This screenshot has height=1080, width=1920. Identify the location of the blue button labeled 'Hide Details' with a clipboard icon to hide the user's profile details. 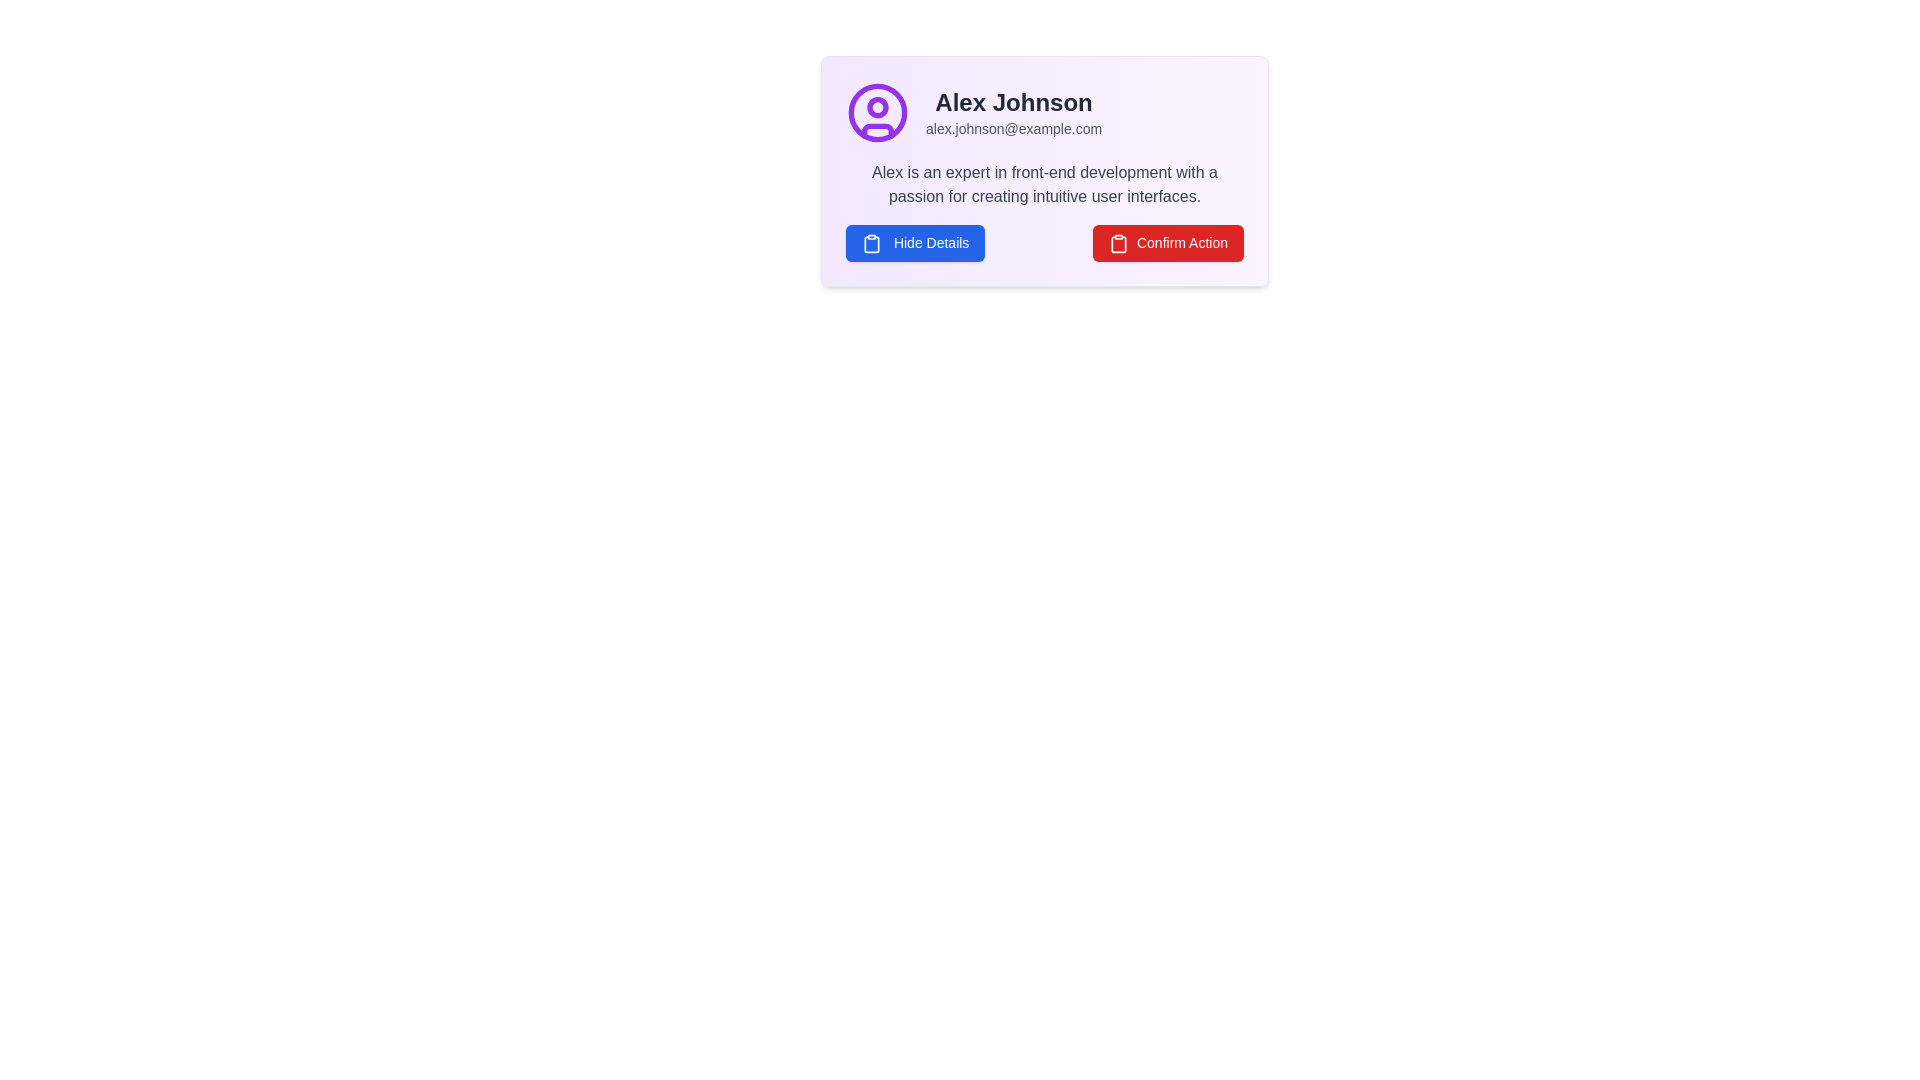
(914, 242).